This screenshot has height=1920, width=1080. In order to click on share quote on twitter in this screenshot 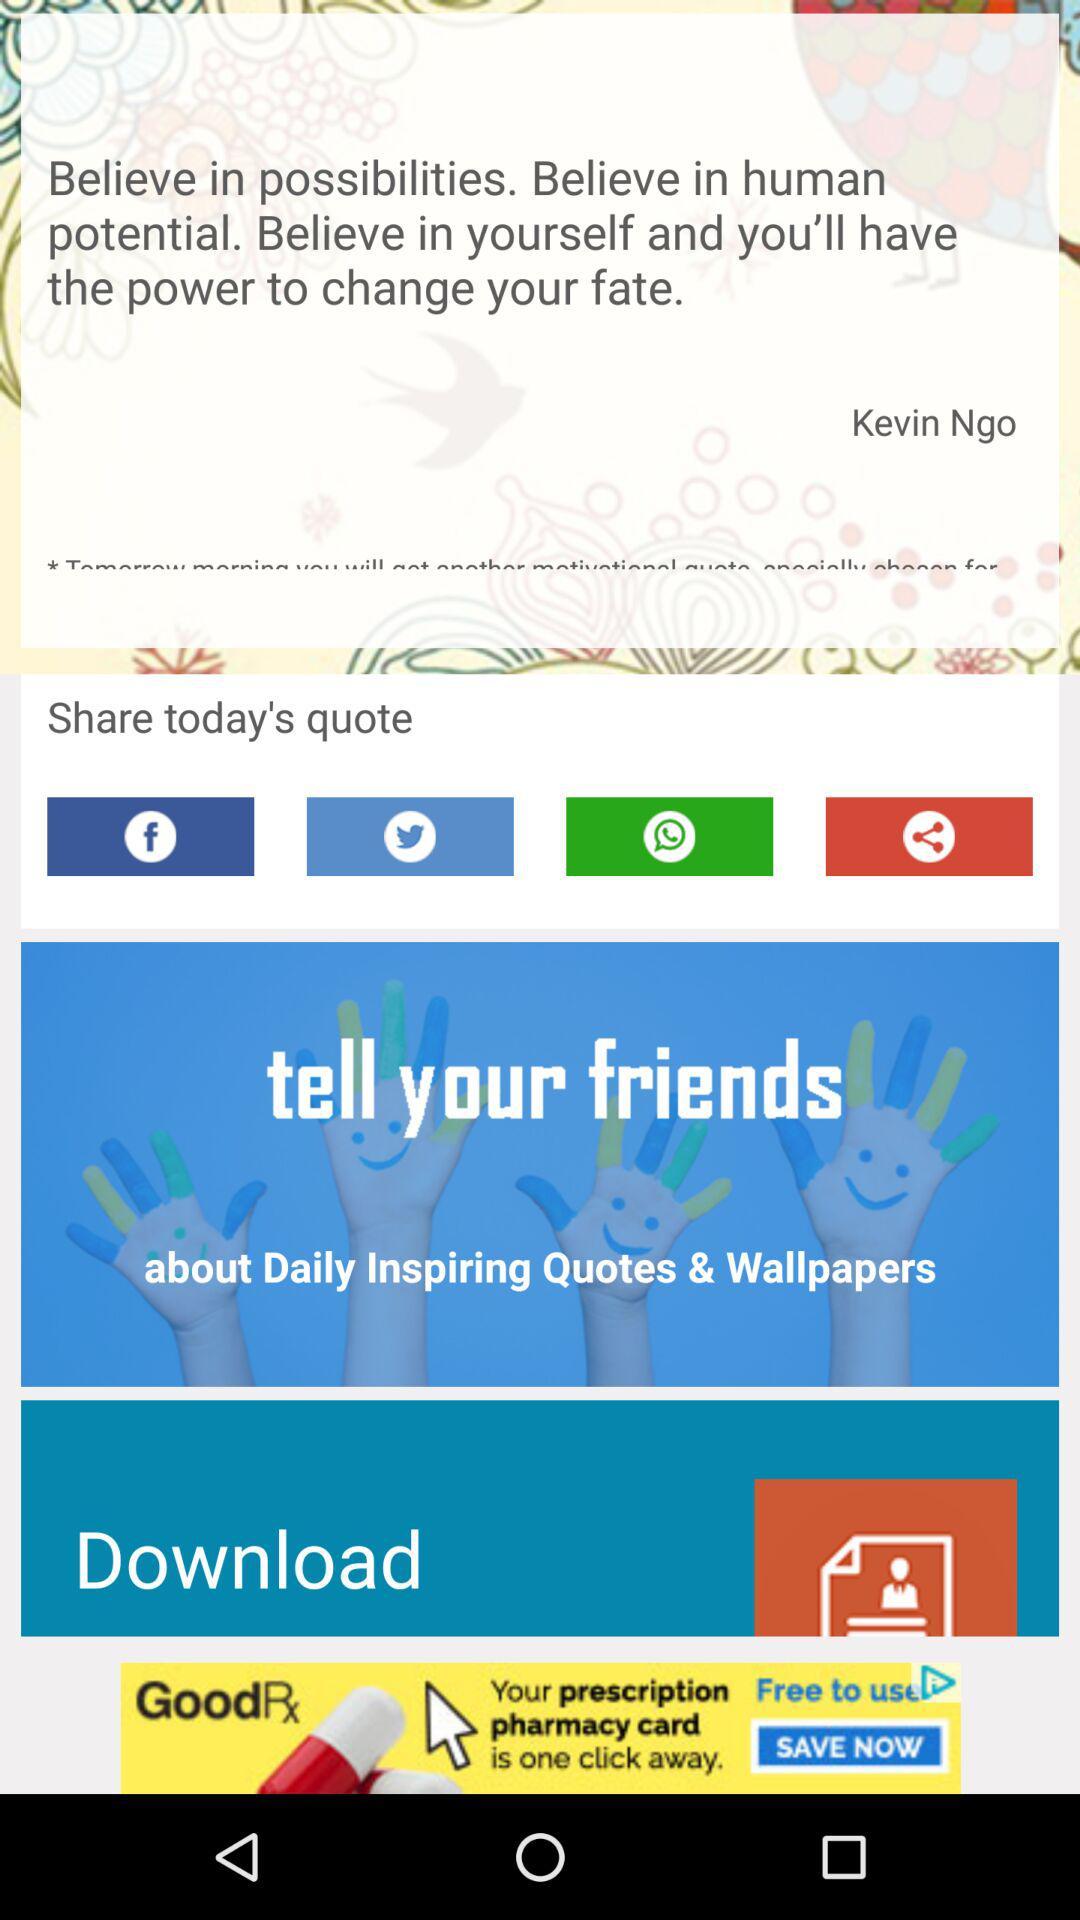, I will do `click(409, 836)`.